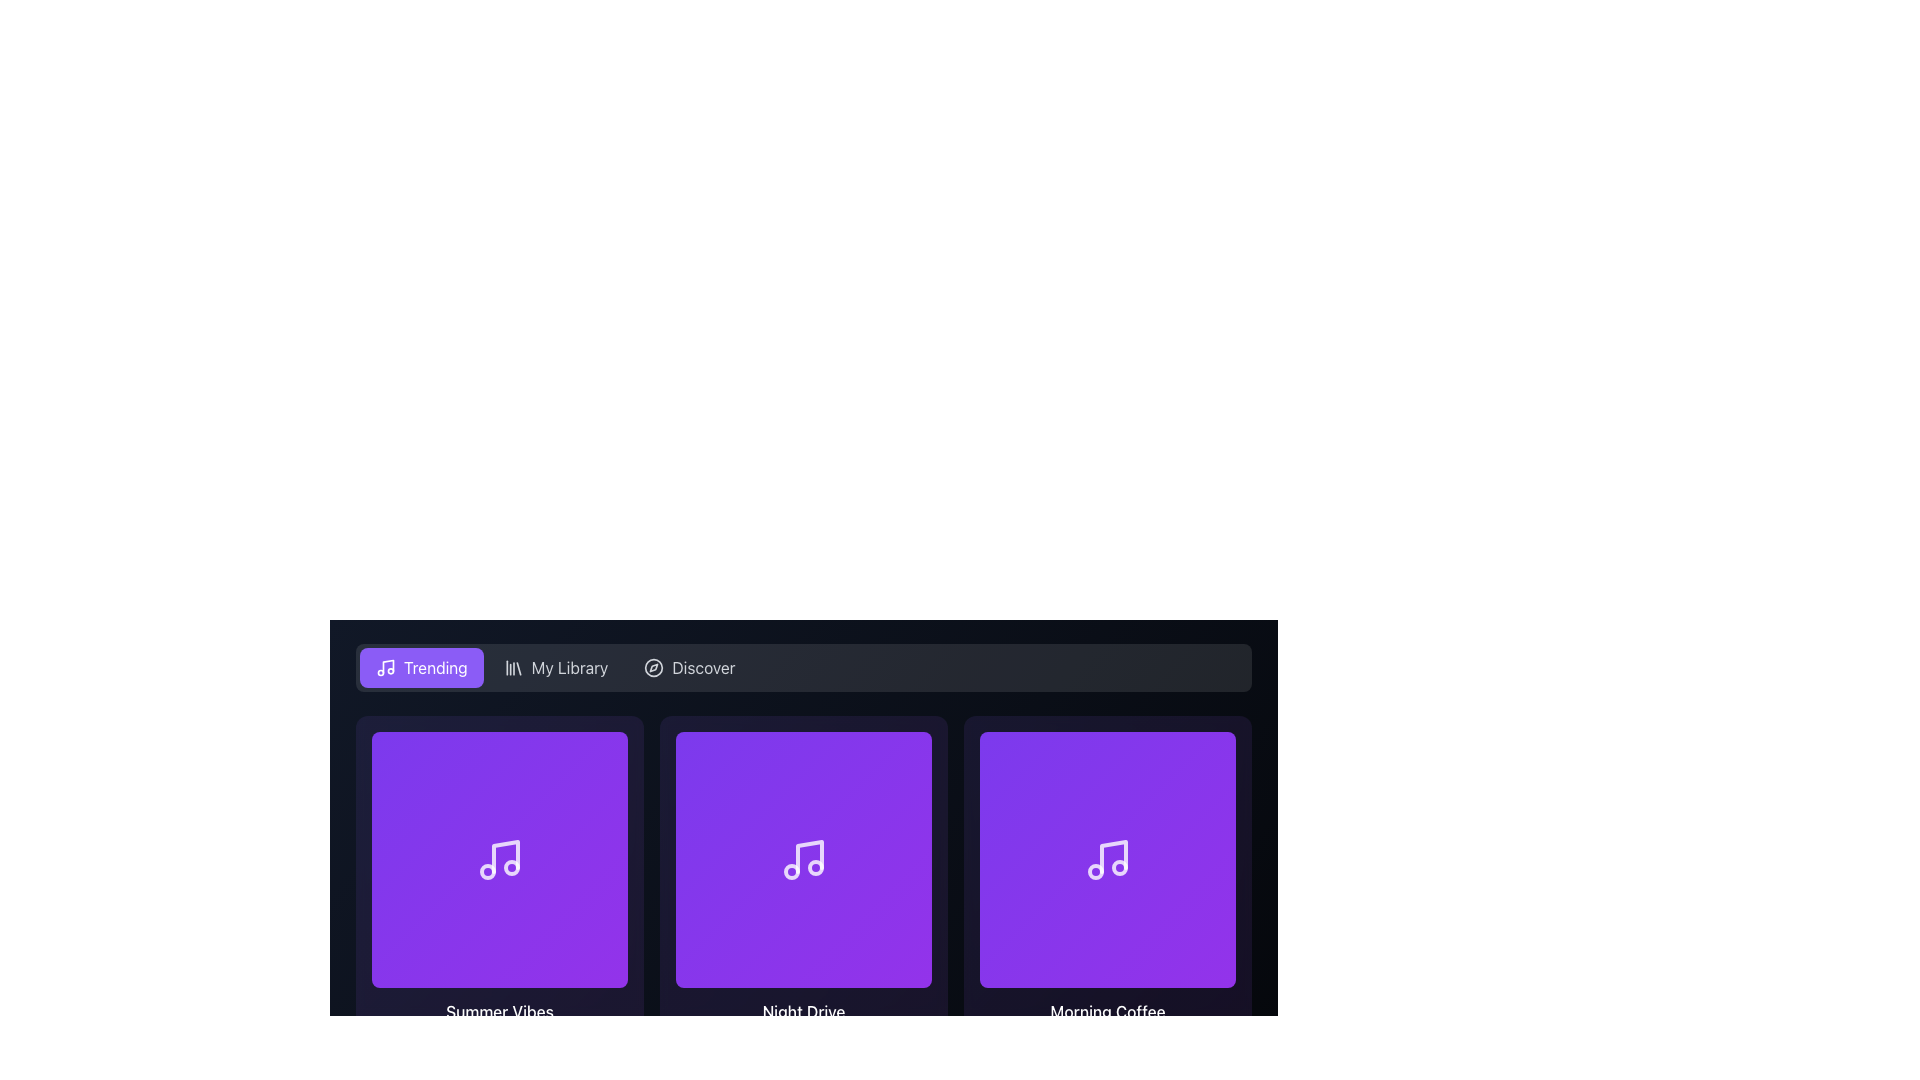 The height and width of the screenshot is (1080, 1920). I want to click on the Decorative block representing the 'Summer Vibes' audio playlist located within the first music tile under the 'Trending' category, so click(499, 859).